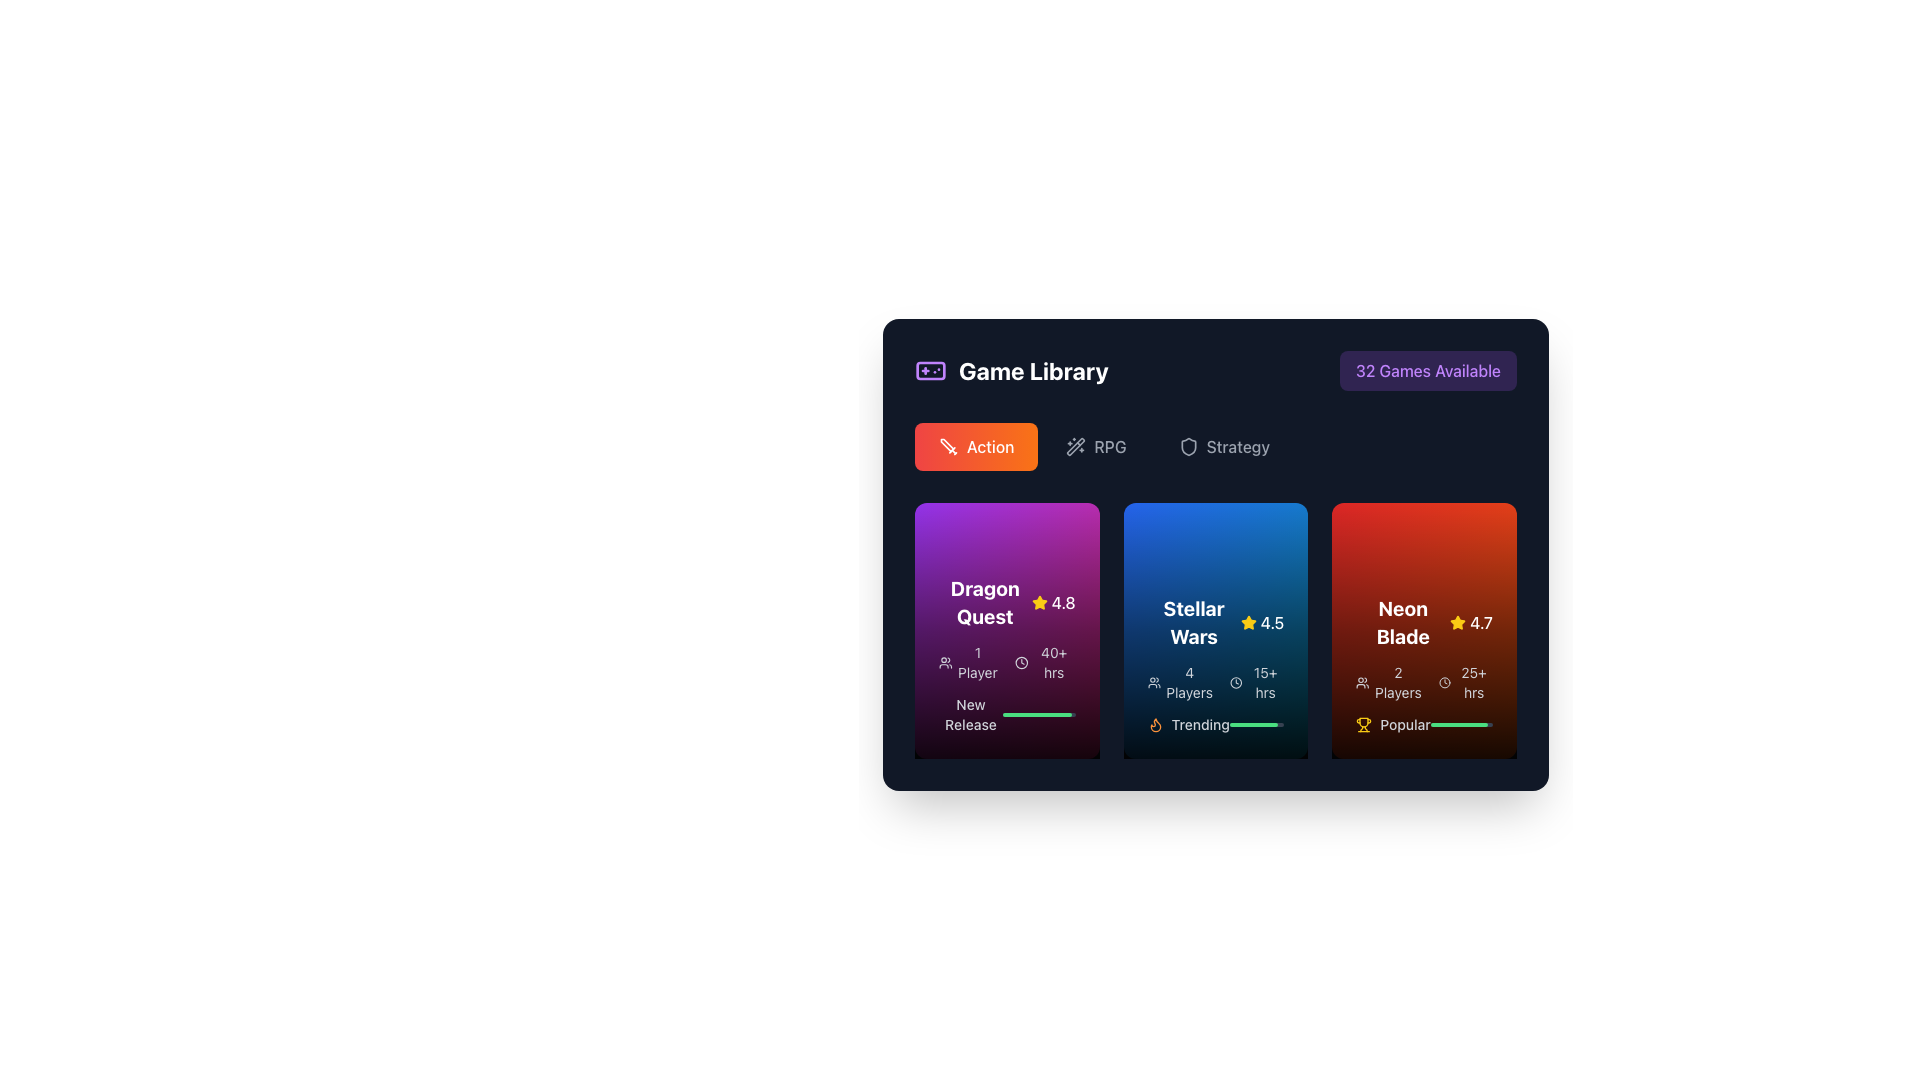  What do you see at coordinates (1362, 681) in the screenshot?
I see `the icon illustrating two users, which is located to the left of the '2 Players' text in the 'Neon Blade' card` at bounding box center [1362, 681].